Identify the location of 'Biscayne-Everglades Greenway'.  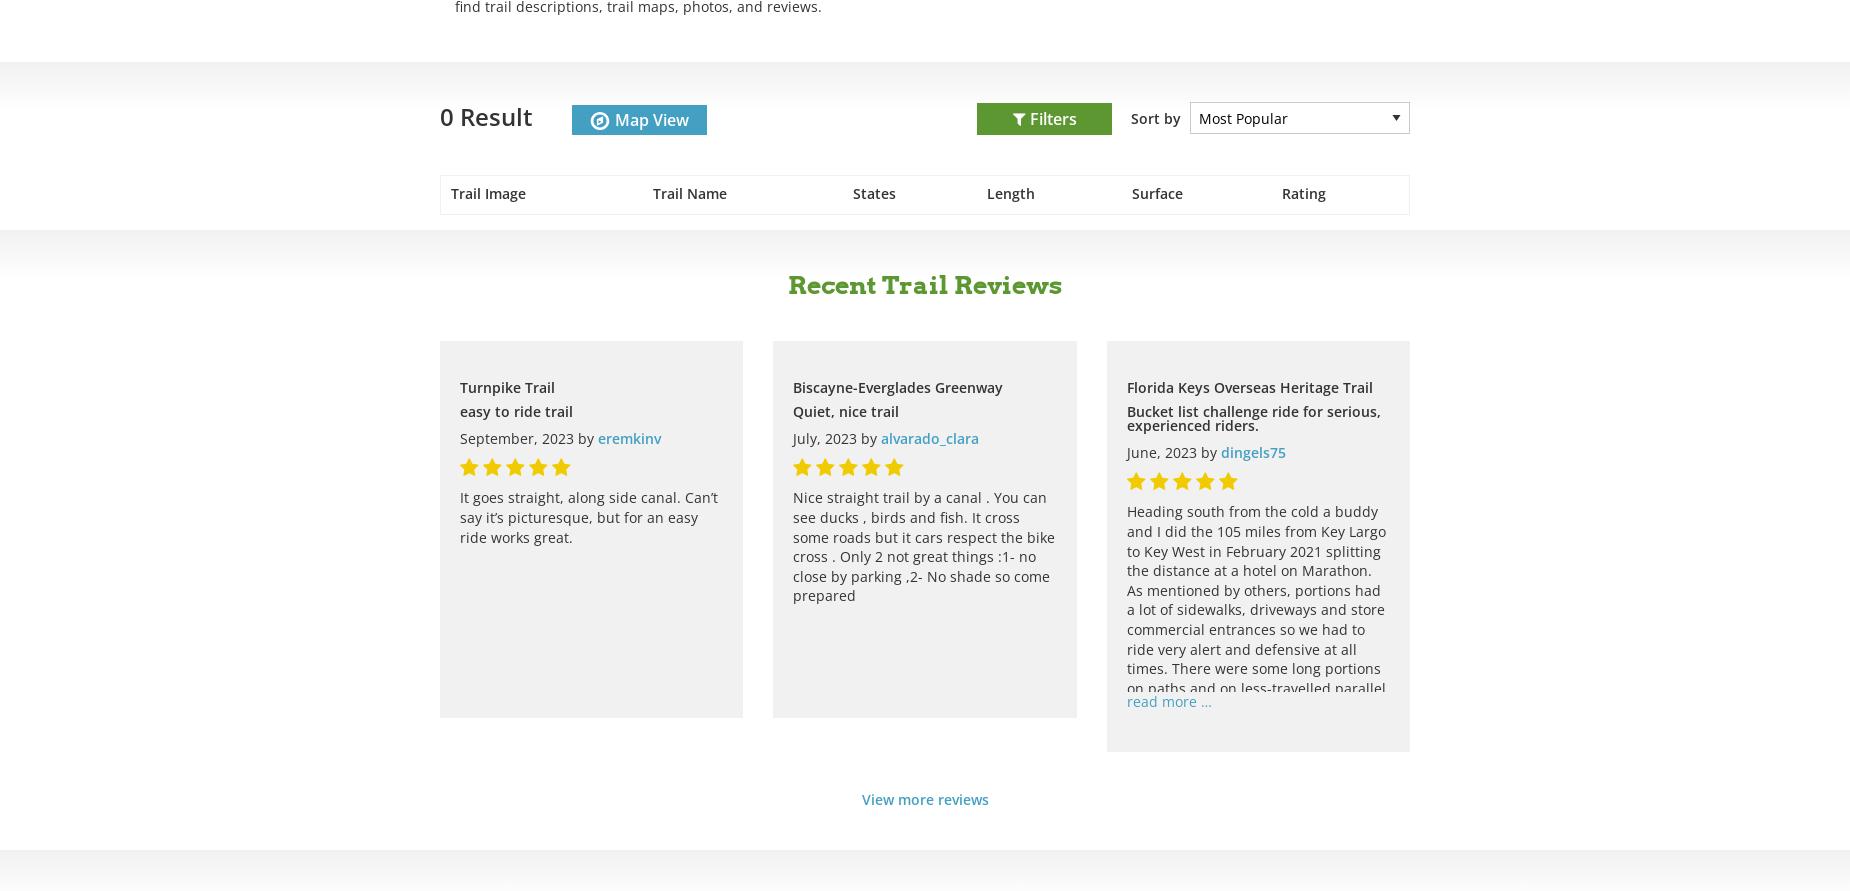
(897, 386).